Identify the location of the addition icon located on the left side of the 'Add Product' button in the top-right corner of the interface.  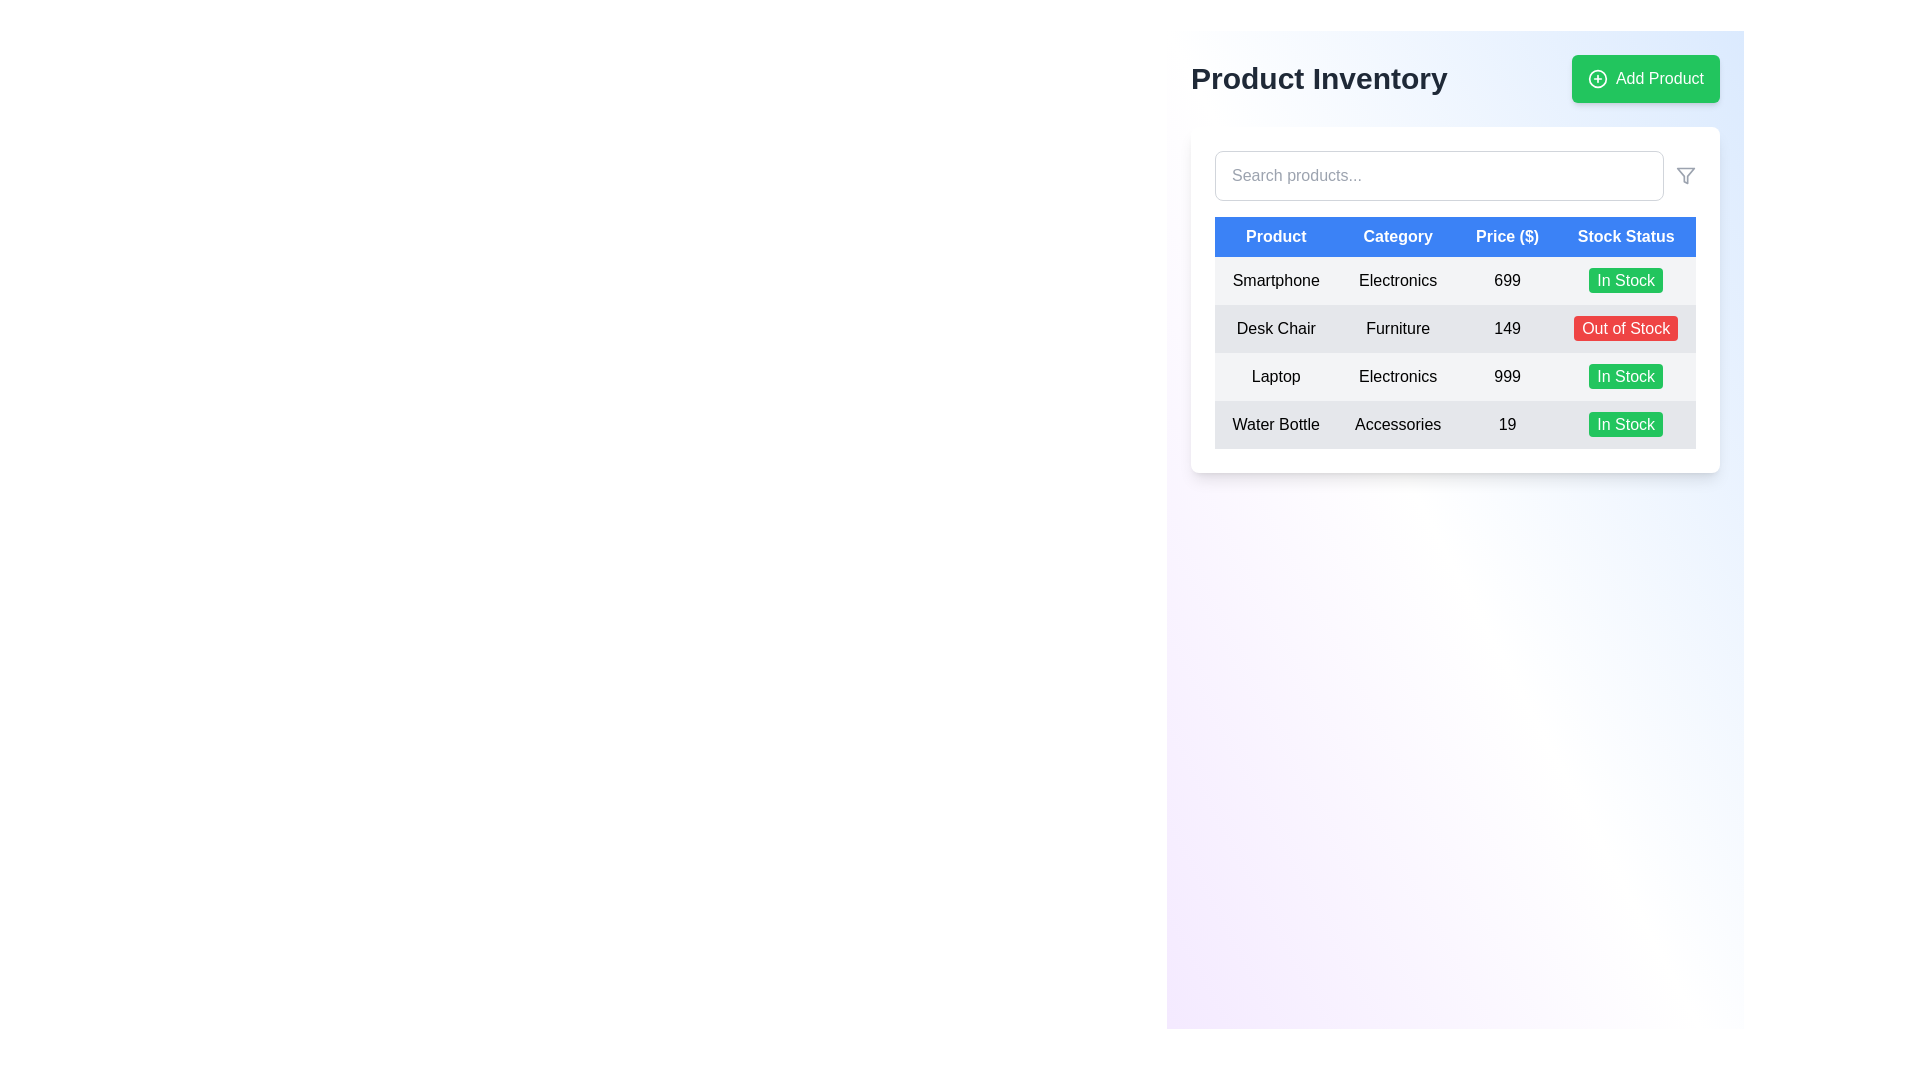
(1597, 77).